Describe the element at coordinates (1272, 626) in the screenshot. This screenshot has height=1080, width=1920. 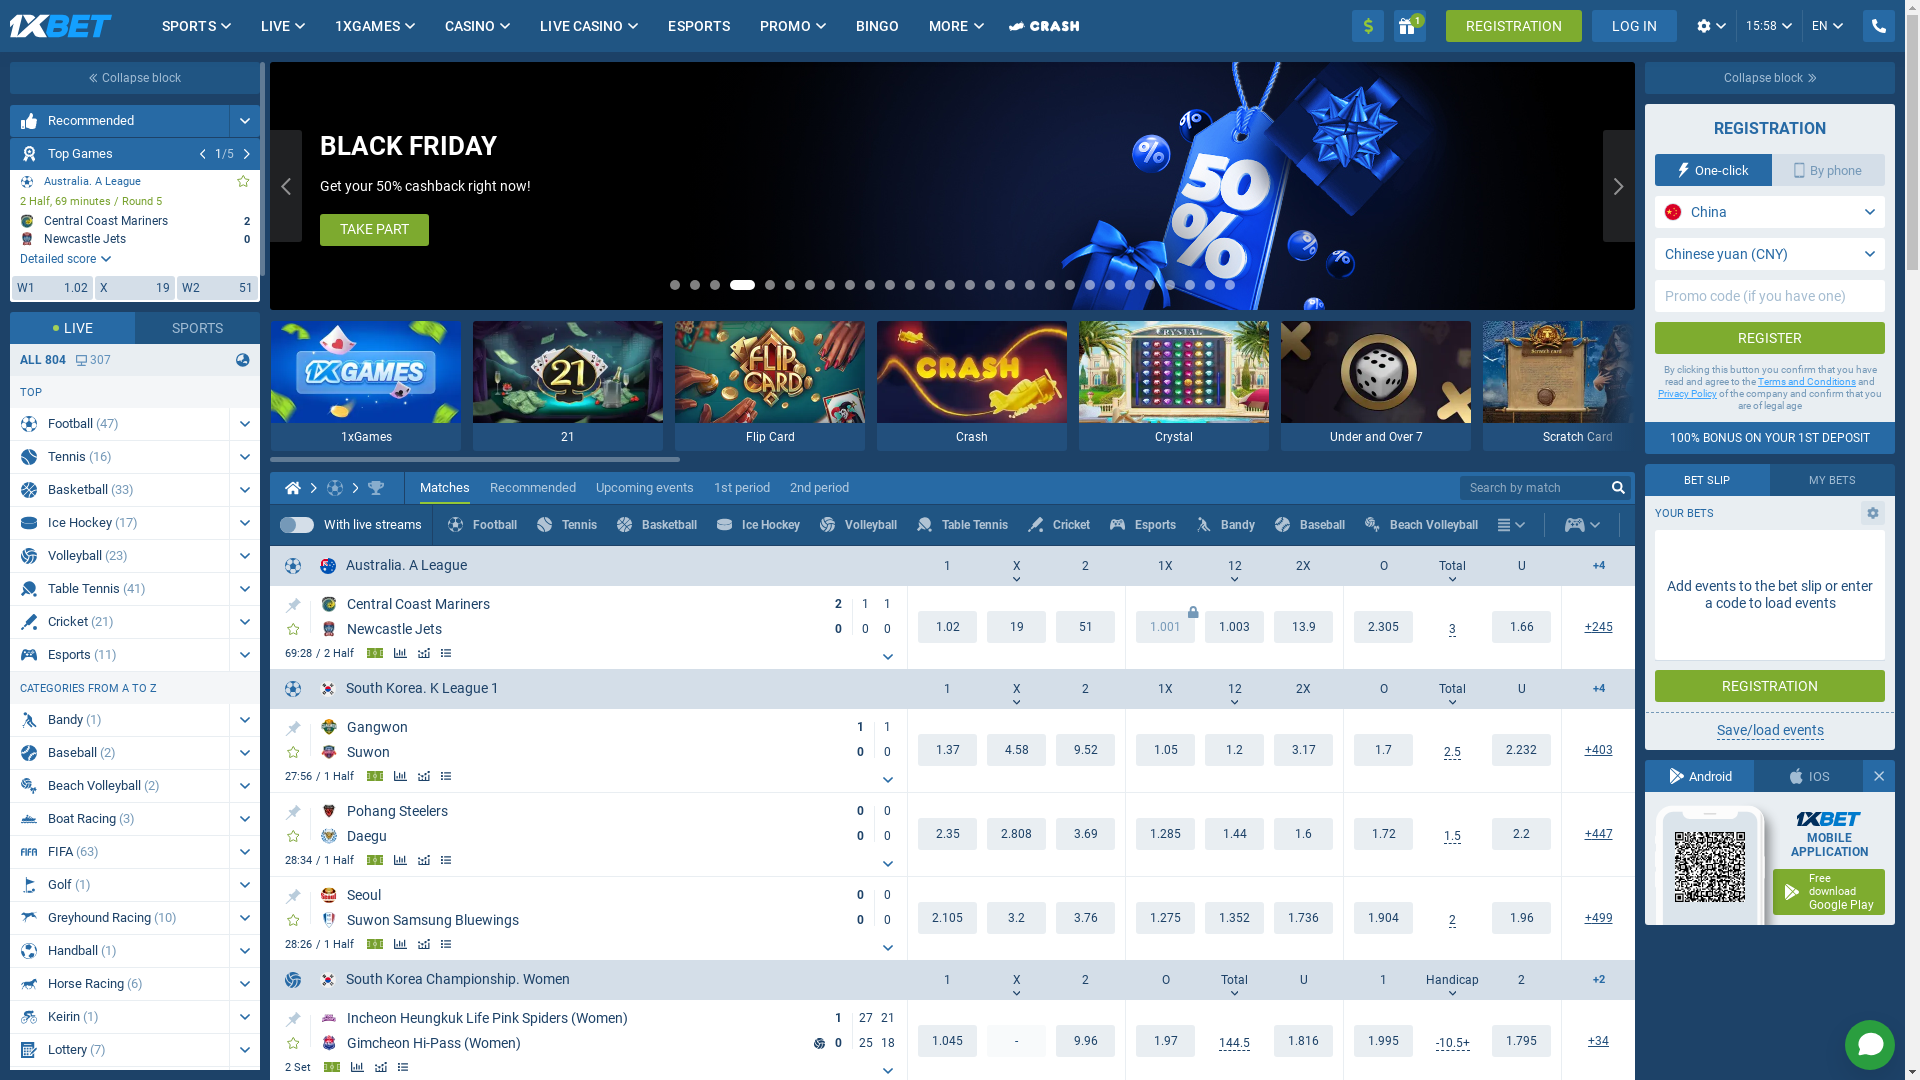
I see `'13.9'` at that location.